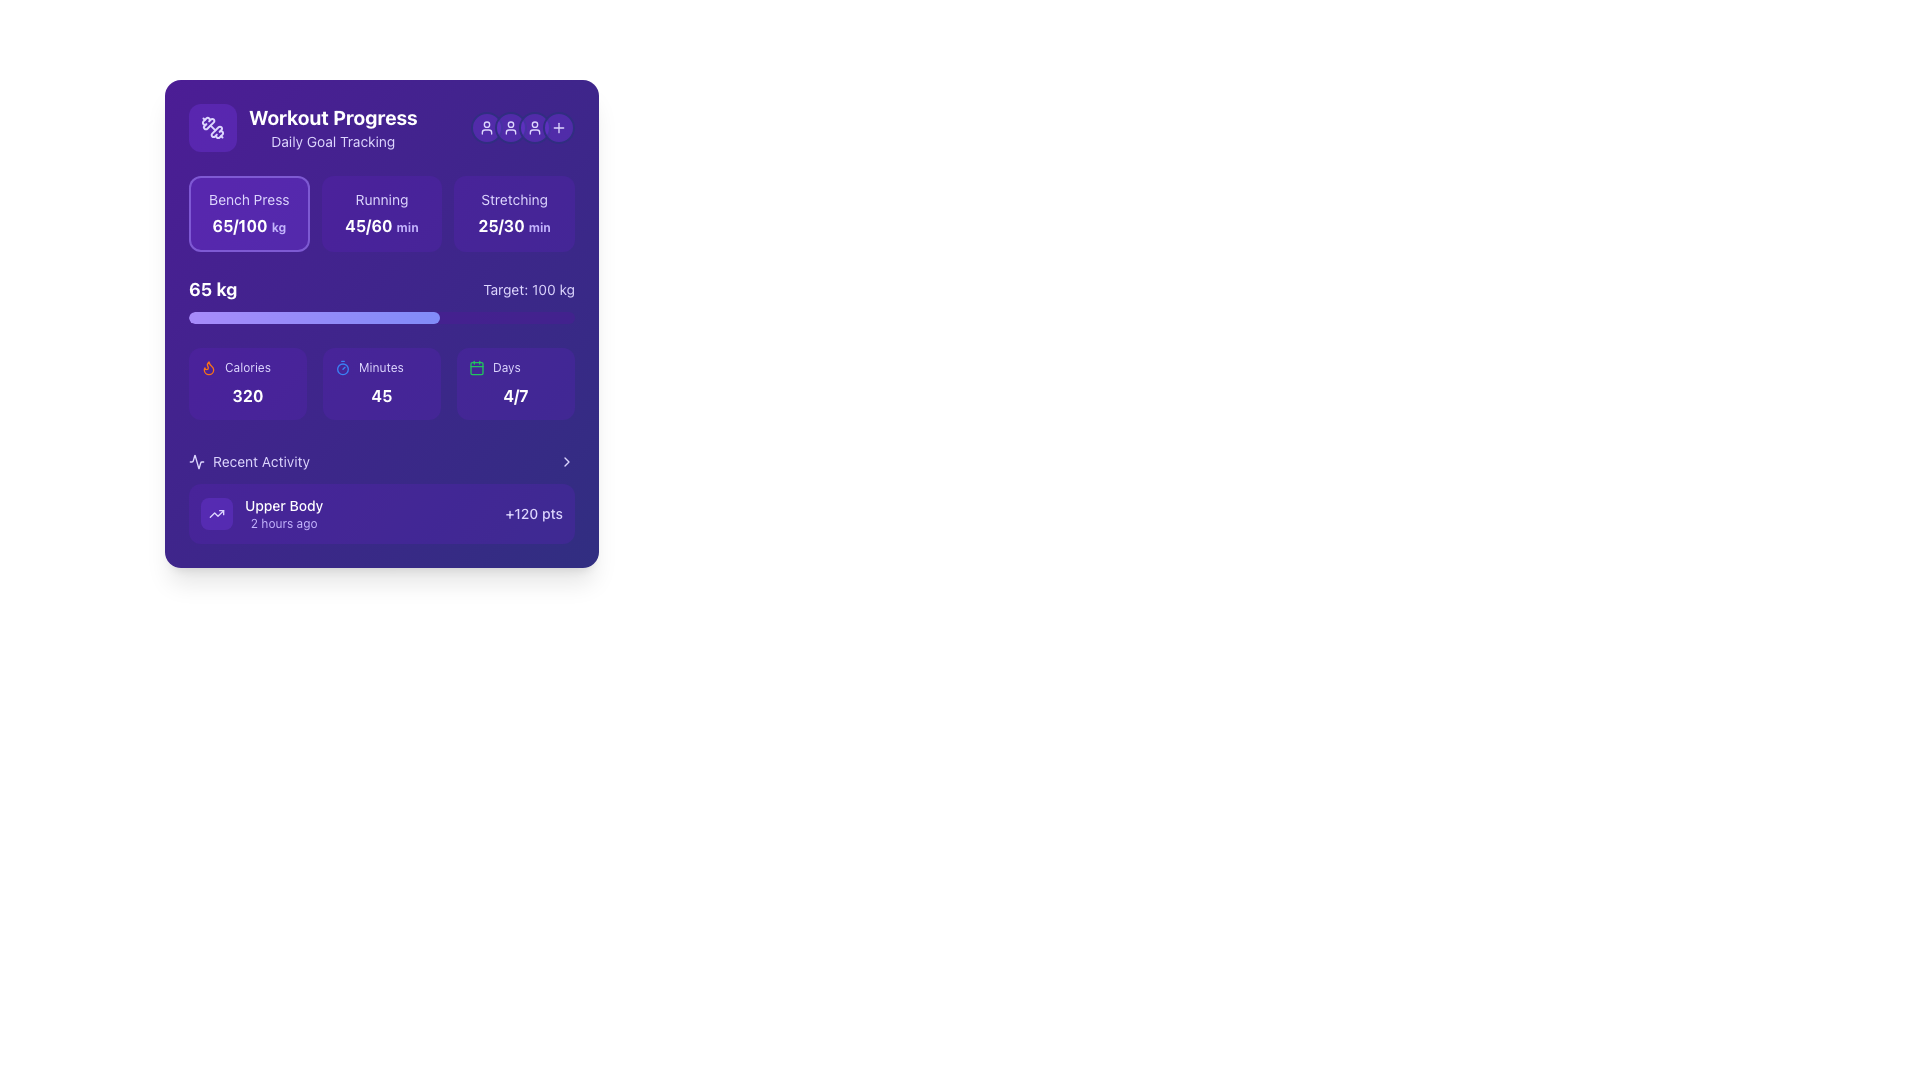 The width and height of the screenshot is (1920, 1080). What do you see at coordinates (486, 127) in the screenshot?
I see `the user profile icon located in the upper-right section of the 'Workout Progress' card, which is the first icon from the left in a horizontal row of similar icons` at bounding box center [486, 127].